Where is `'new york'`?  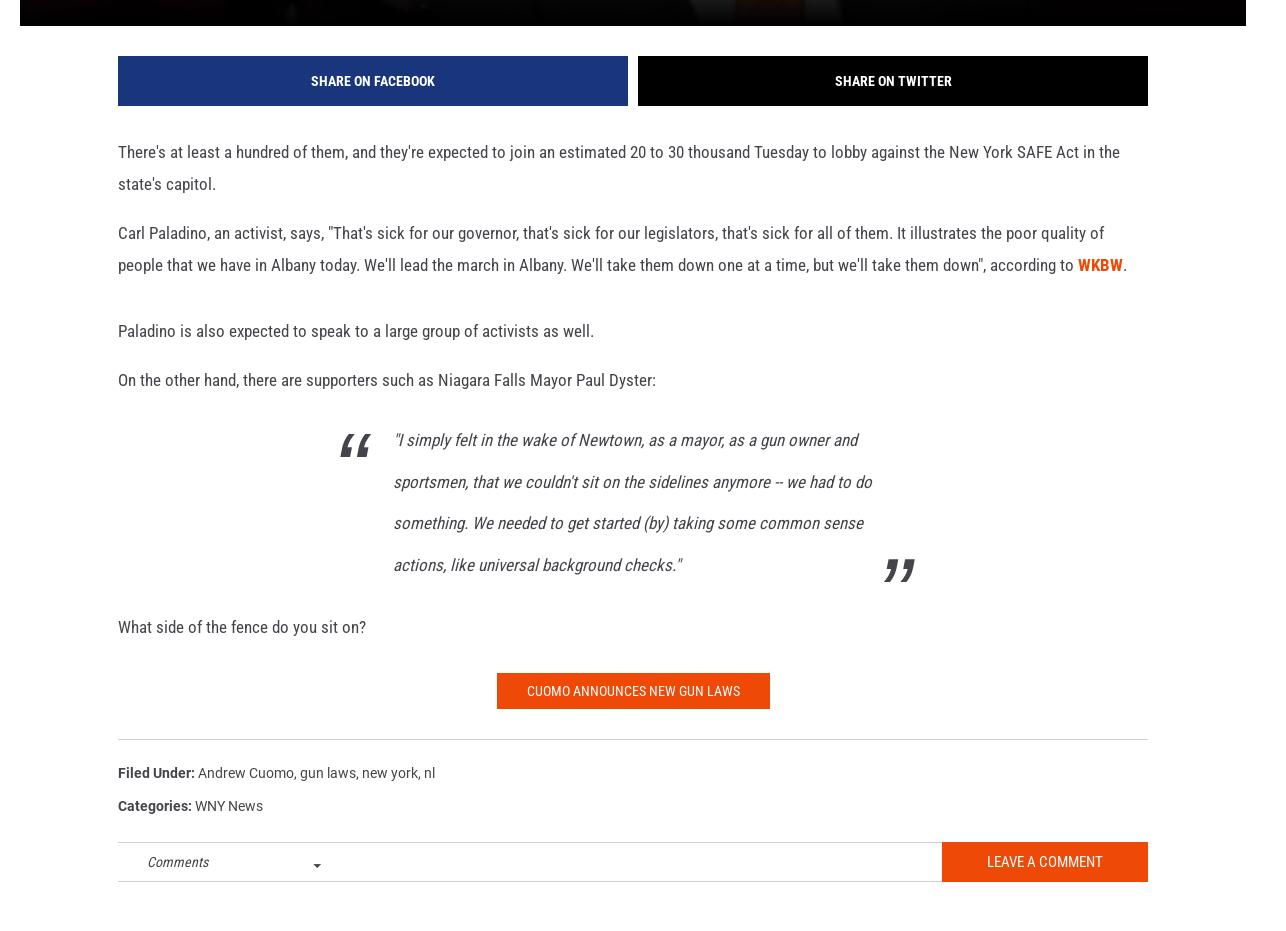
'new york' is located at coordinates (389, 803).